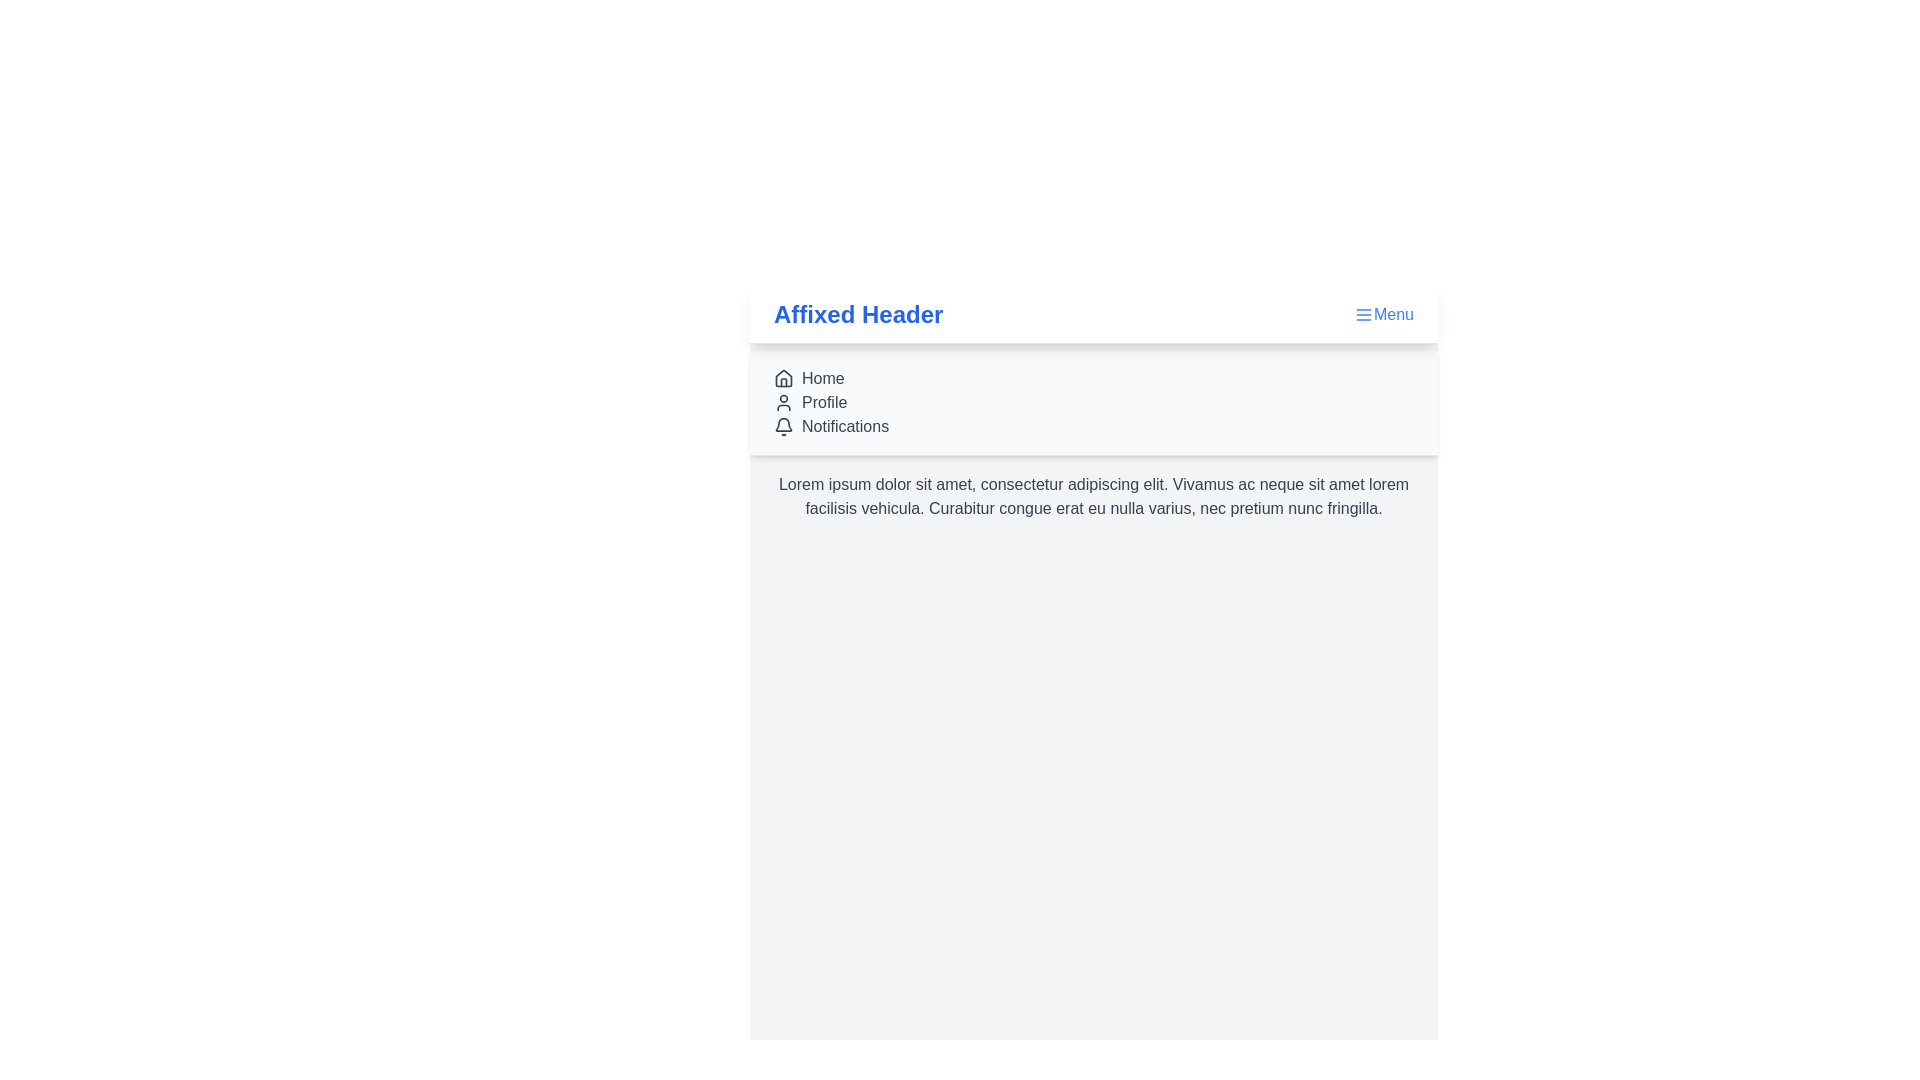 The height and width of the screenshot is (1080, 1920). Describe the element at coordinates (782, 426) in the screenshot. I see `the notification icon located in the navigation panel under the 'Notifications' label` at that location.